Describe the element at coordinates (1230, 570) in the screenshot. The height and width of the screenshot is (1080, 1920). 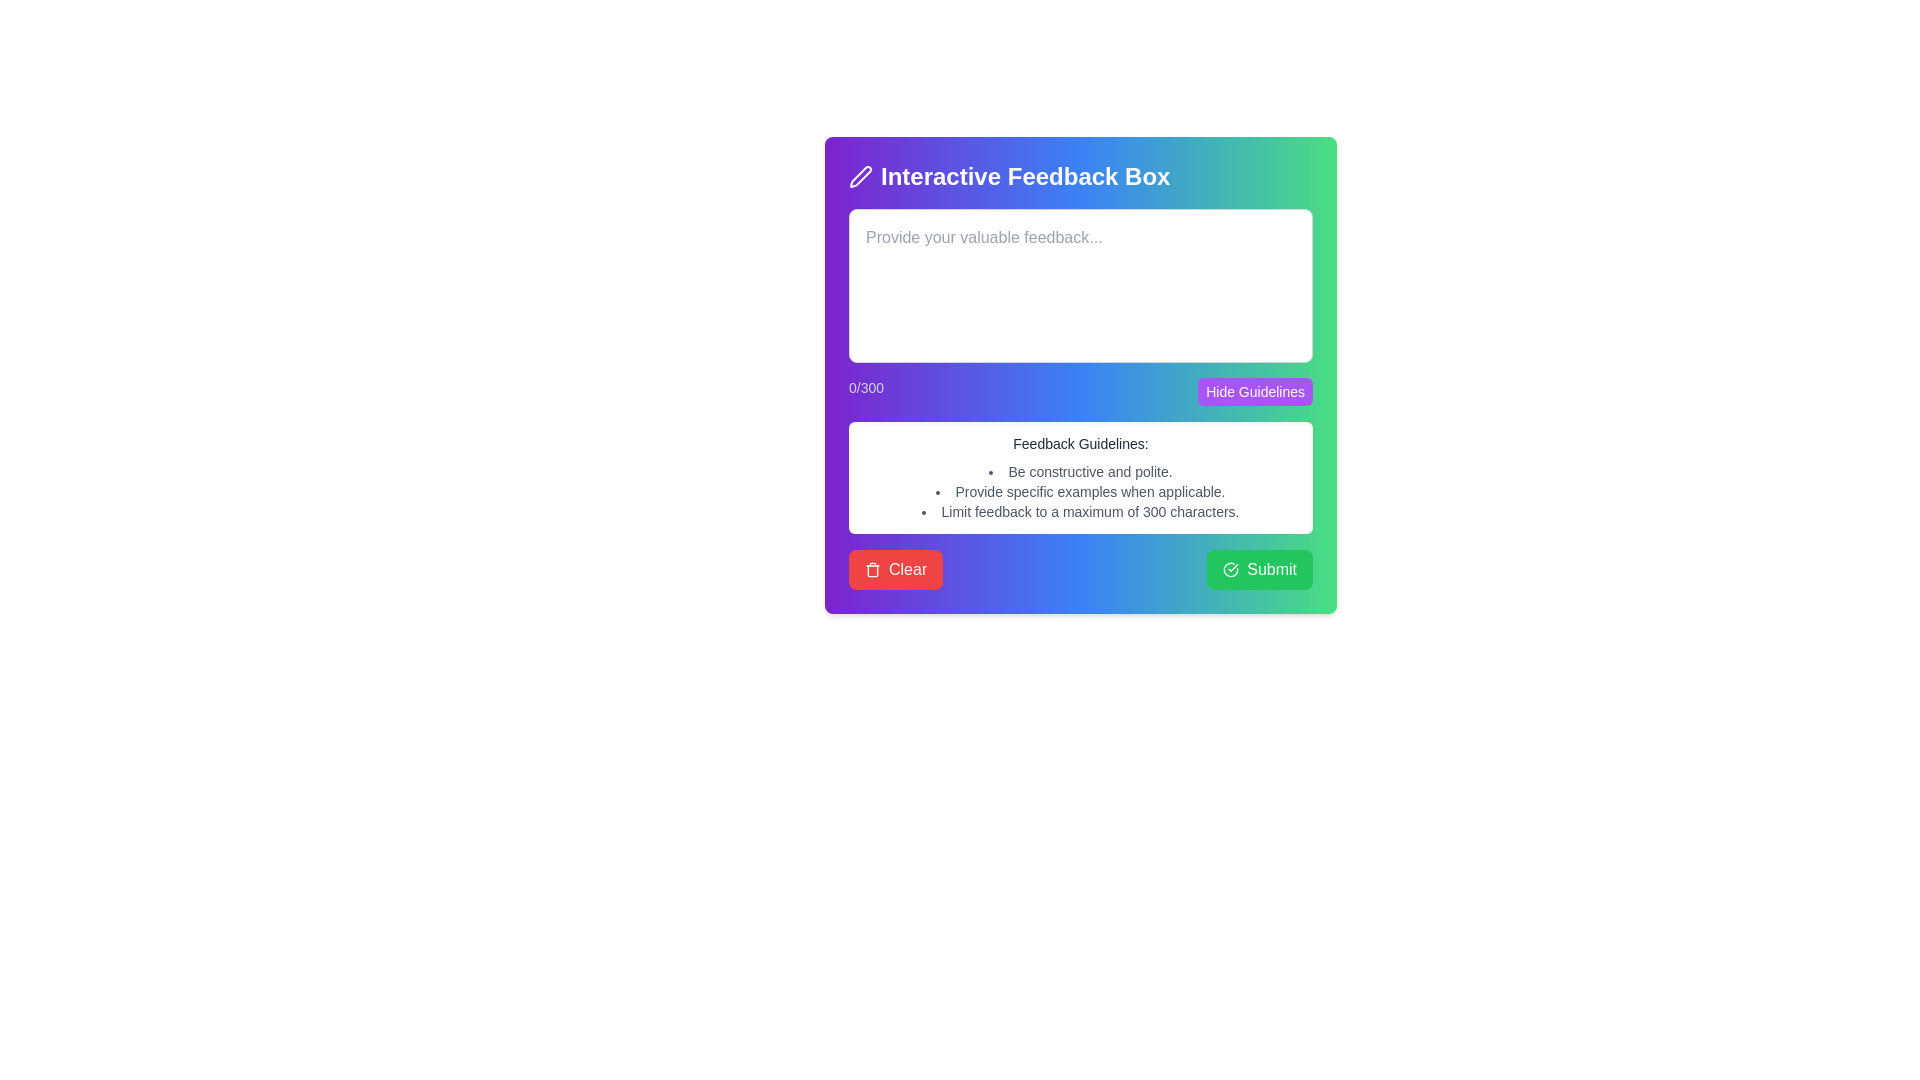
I see `the circular icon with a checkmark inside it, which is styled with a green stroke and located to the left of the text 'Submit' in the button group at the bottom-right of the feedback box` at that location.